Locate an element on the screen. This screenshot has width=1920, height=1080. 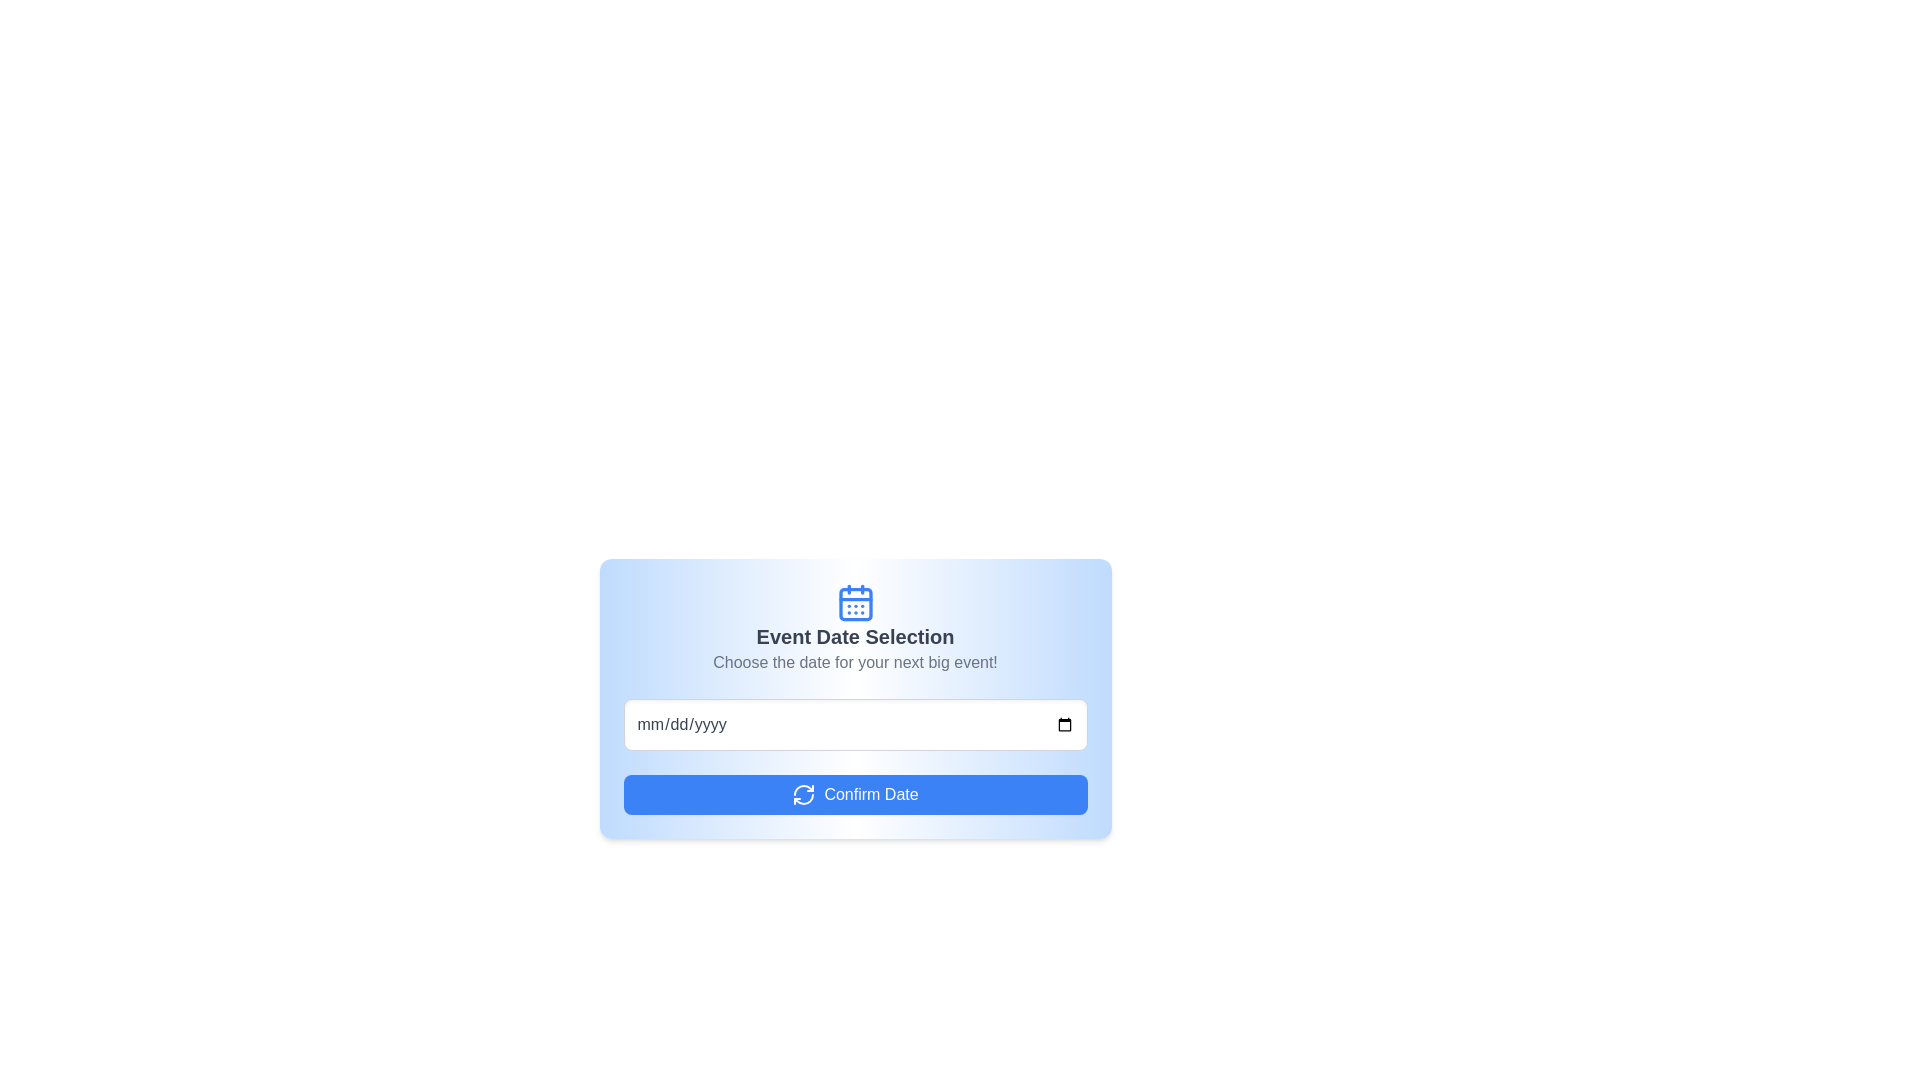
the 'Confirm Date' button, which is a horizontally stretched blue button with rounded corners and white text, to observe its hover effects is located at coordinates (855, 793).